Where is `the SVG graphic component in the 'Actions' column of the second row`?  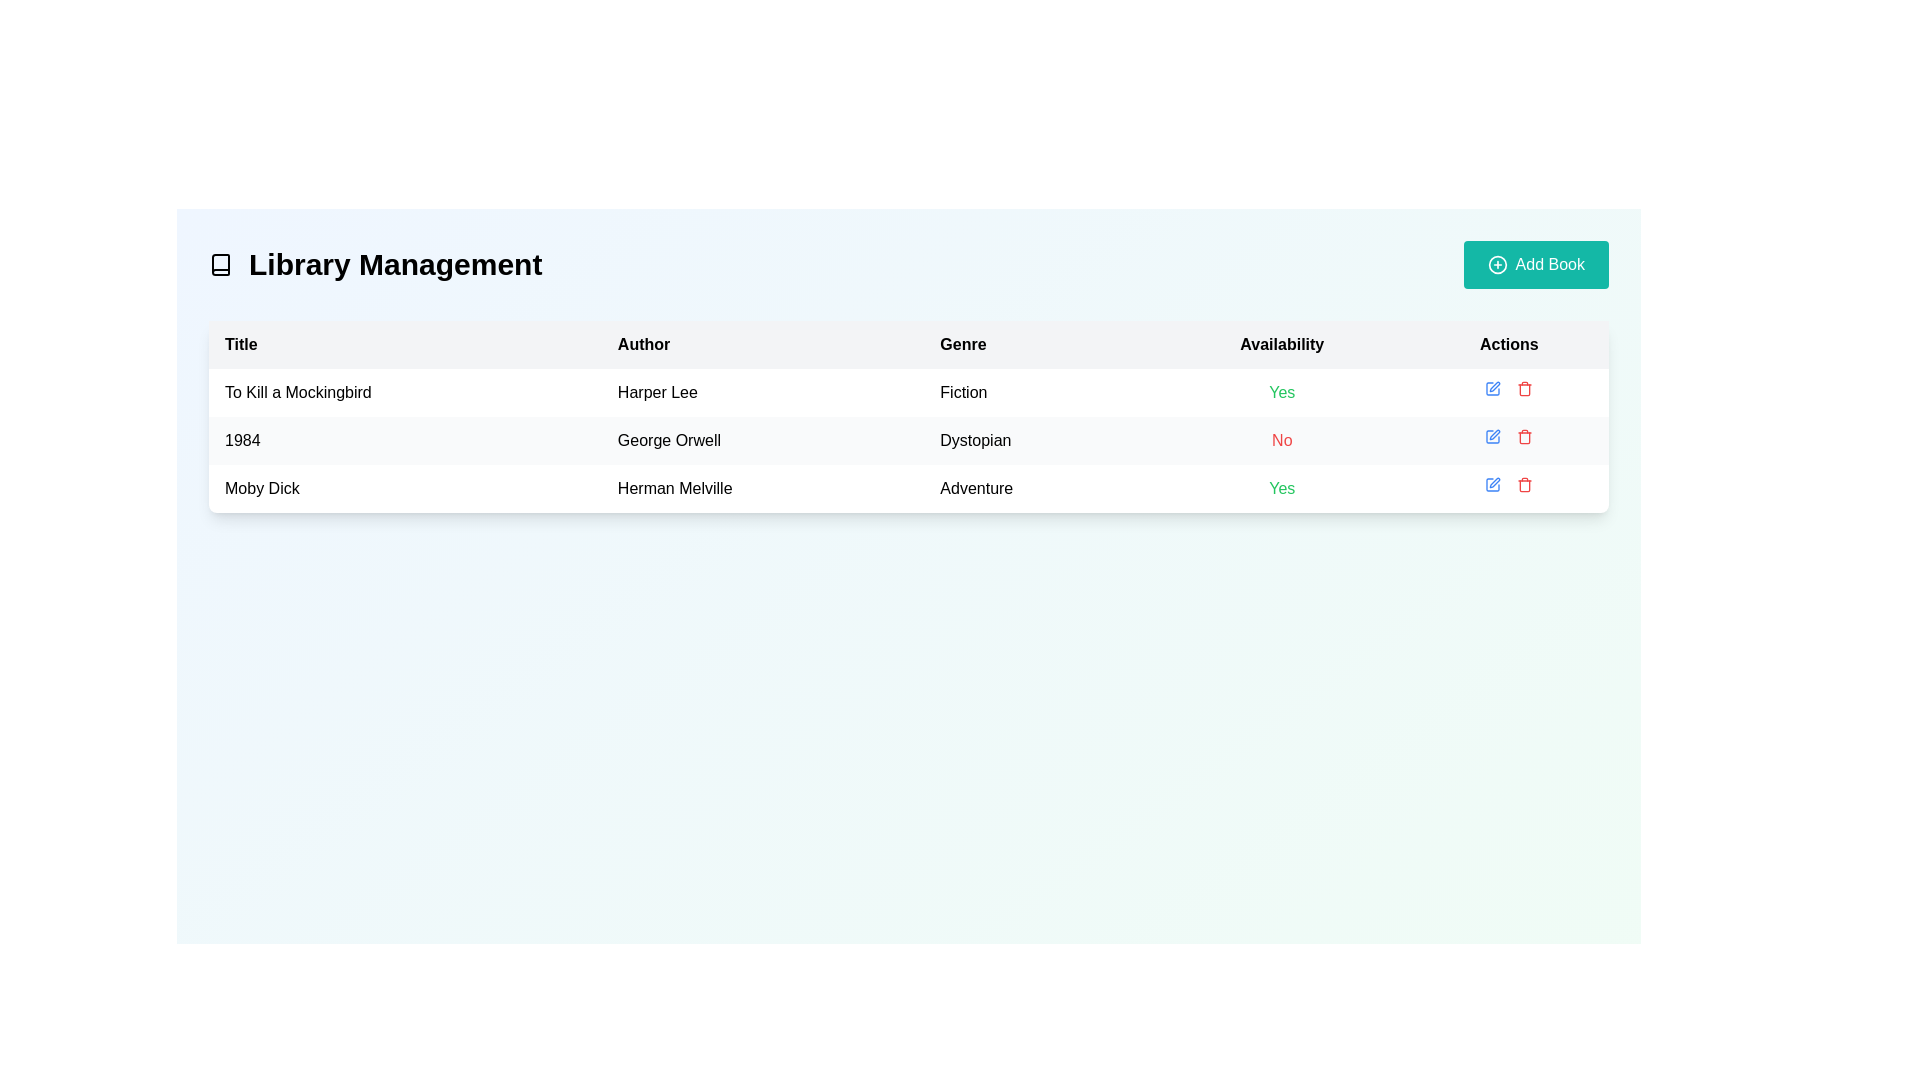 the SVG graphic component in the 'Actions' column of the second row is located at coordinates (1495, 434).